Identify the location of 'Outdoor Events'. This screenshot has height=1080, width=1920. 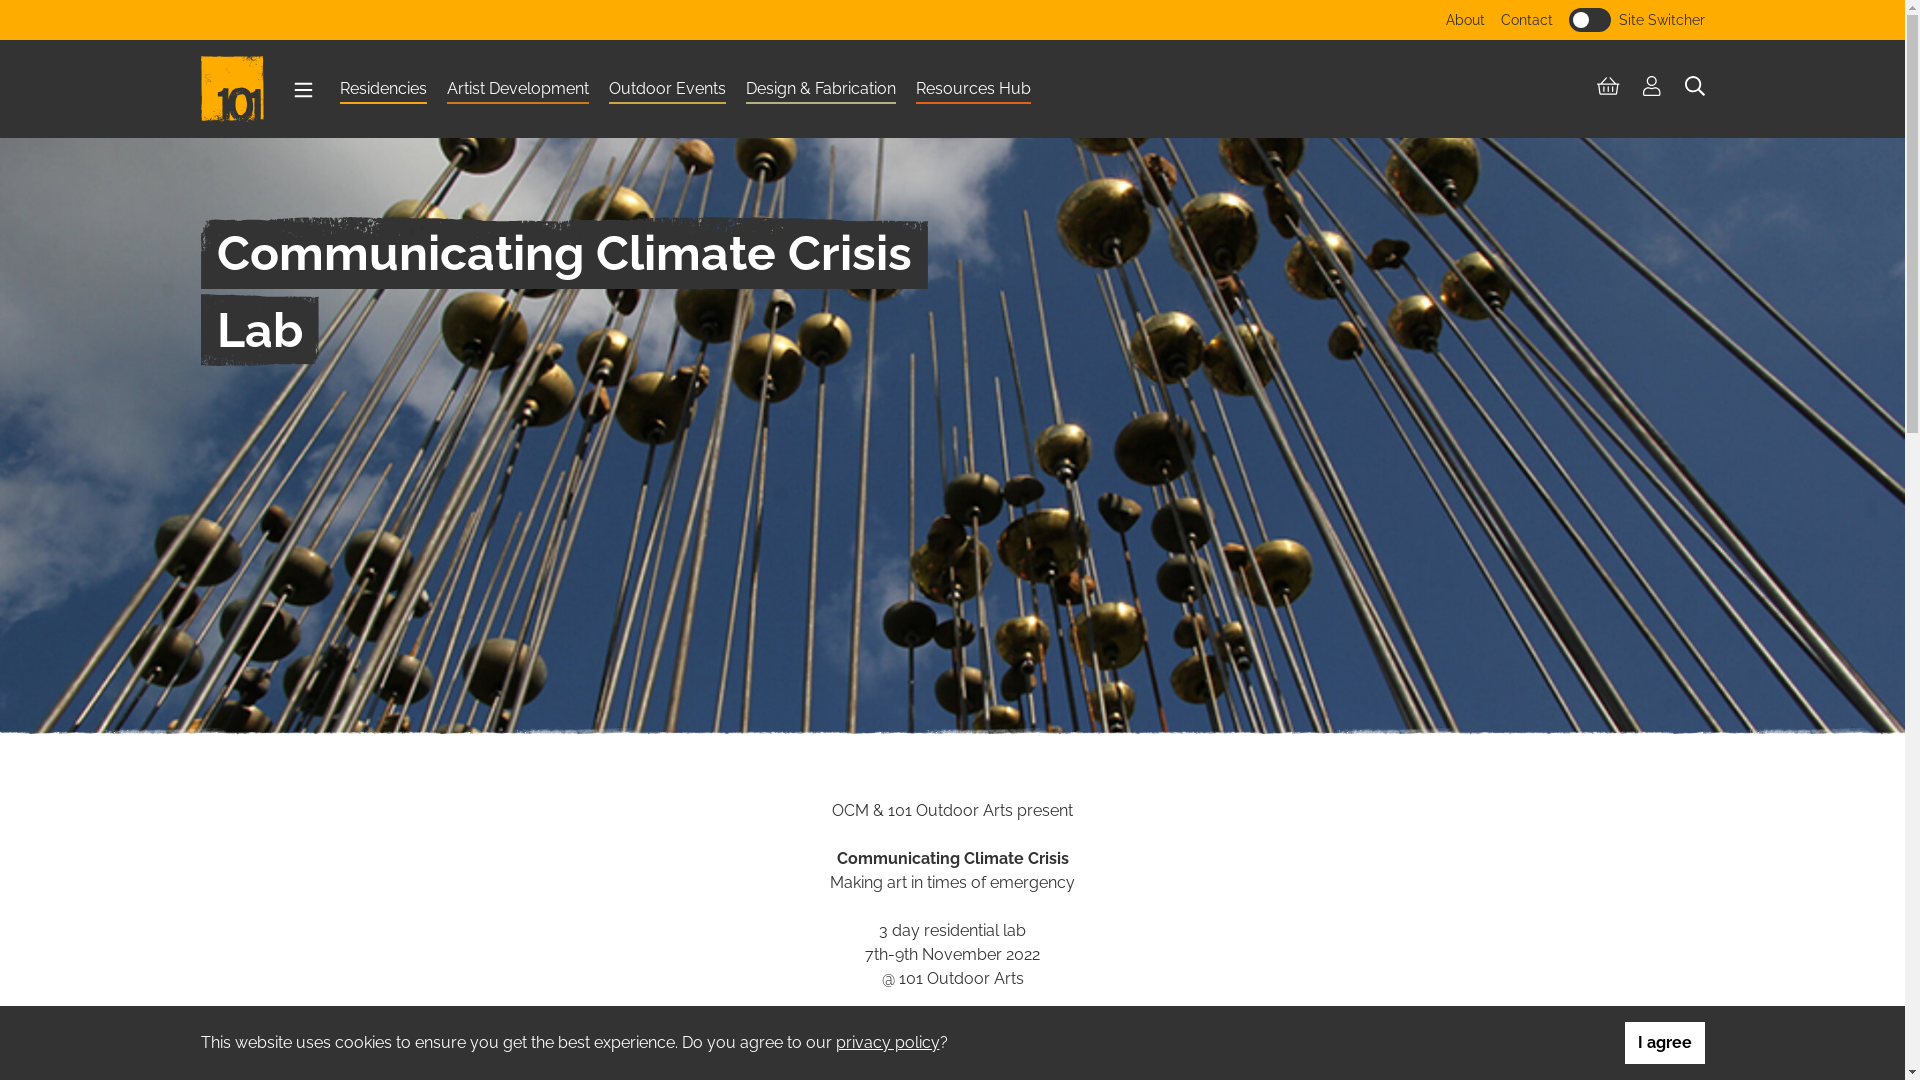
(666, 91).